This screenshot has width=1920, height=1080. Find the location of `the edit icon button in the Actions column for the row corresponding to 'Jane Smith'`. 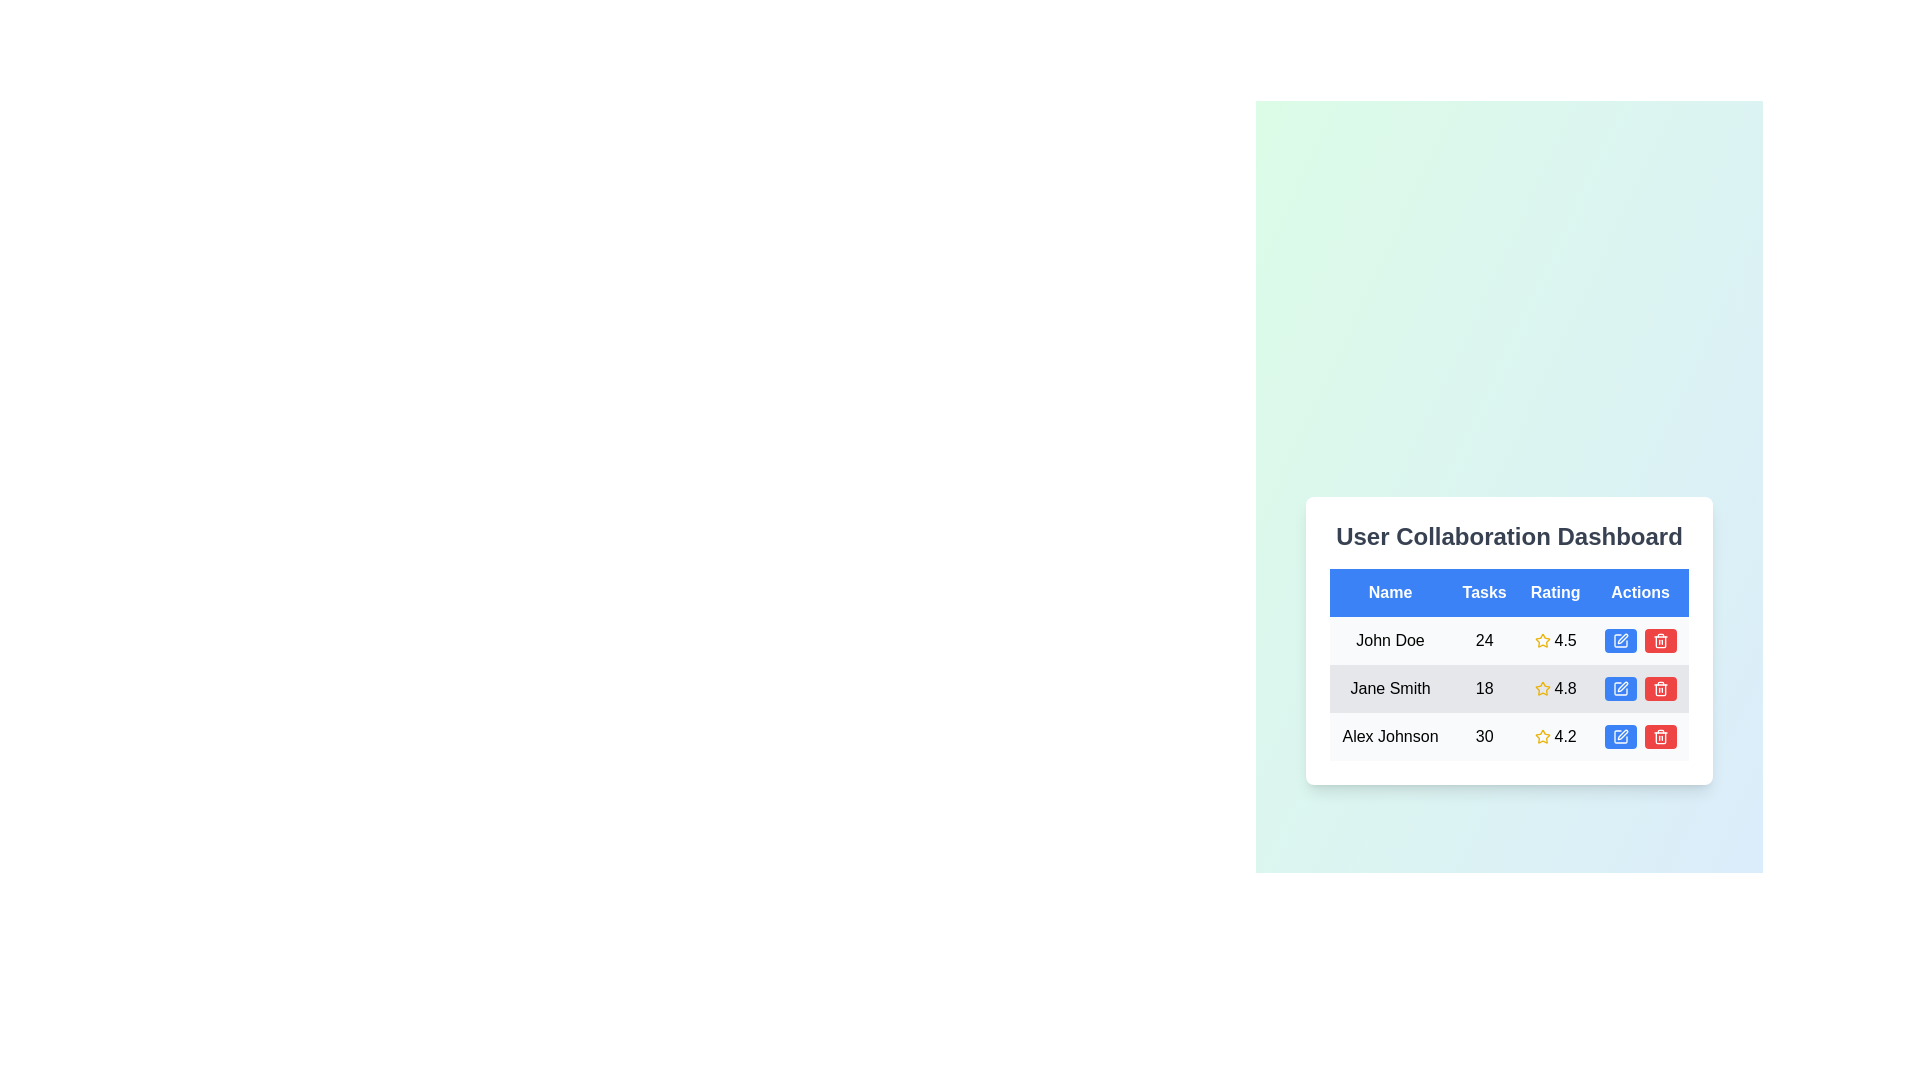

the edit icon button in the Actions column for the row corresponding to 'Jane Smith' is located at coordinates (1622, 639).